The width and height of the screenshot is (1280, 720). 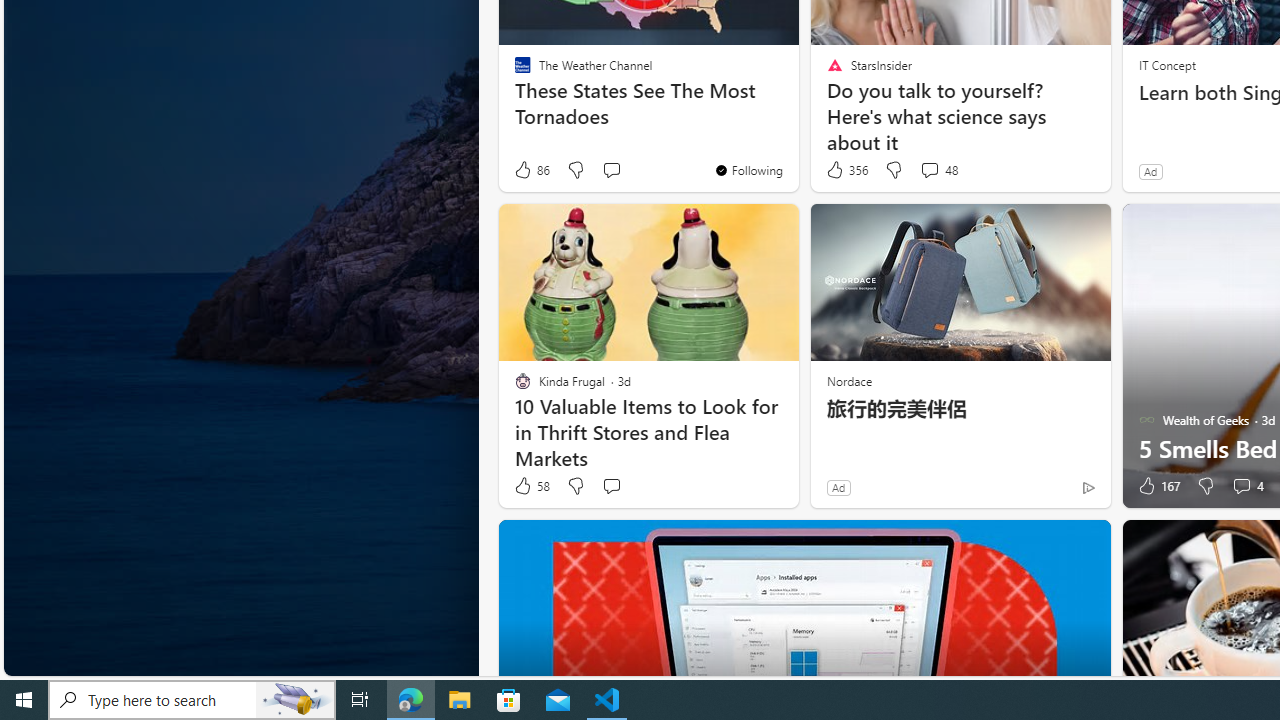 What do you see at coordinates (531, 169) in the screenshot?
I see `'86 Like'` at bounding box center [531, 169].